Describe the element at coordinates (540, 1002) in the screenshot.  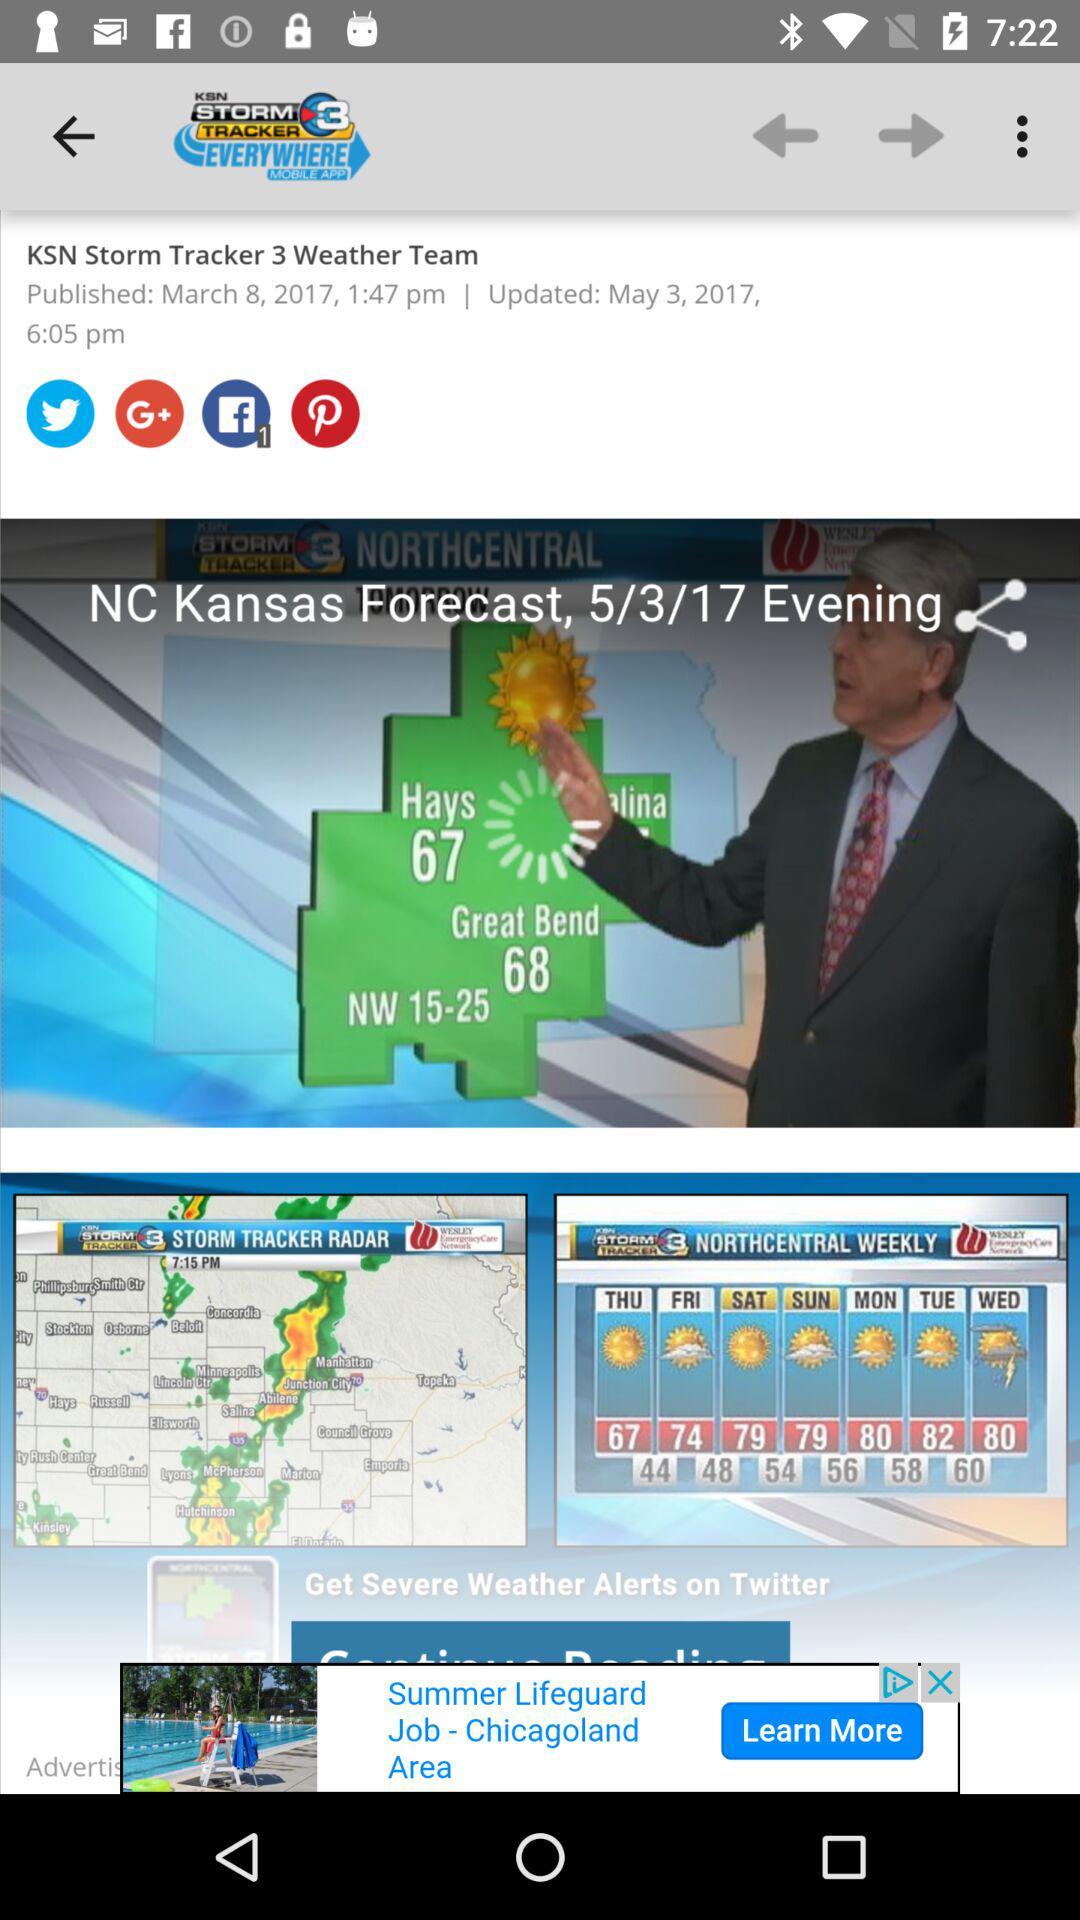
I see `twitter page` at that location.